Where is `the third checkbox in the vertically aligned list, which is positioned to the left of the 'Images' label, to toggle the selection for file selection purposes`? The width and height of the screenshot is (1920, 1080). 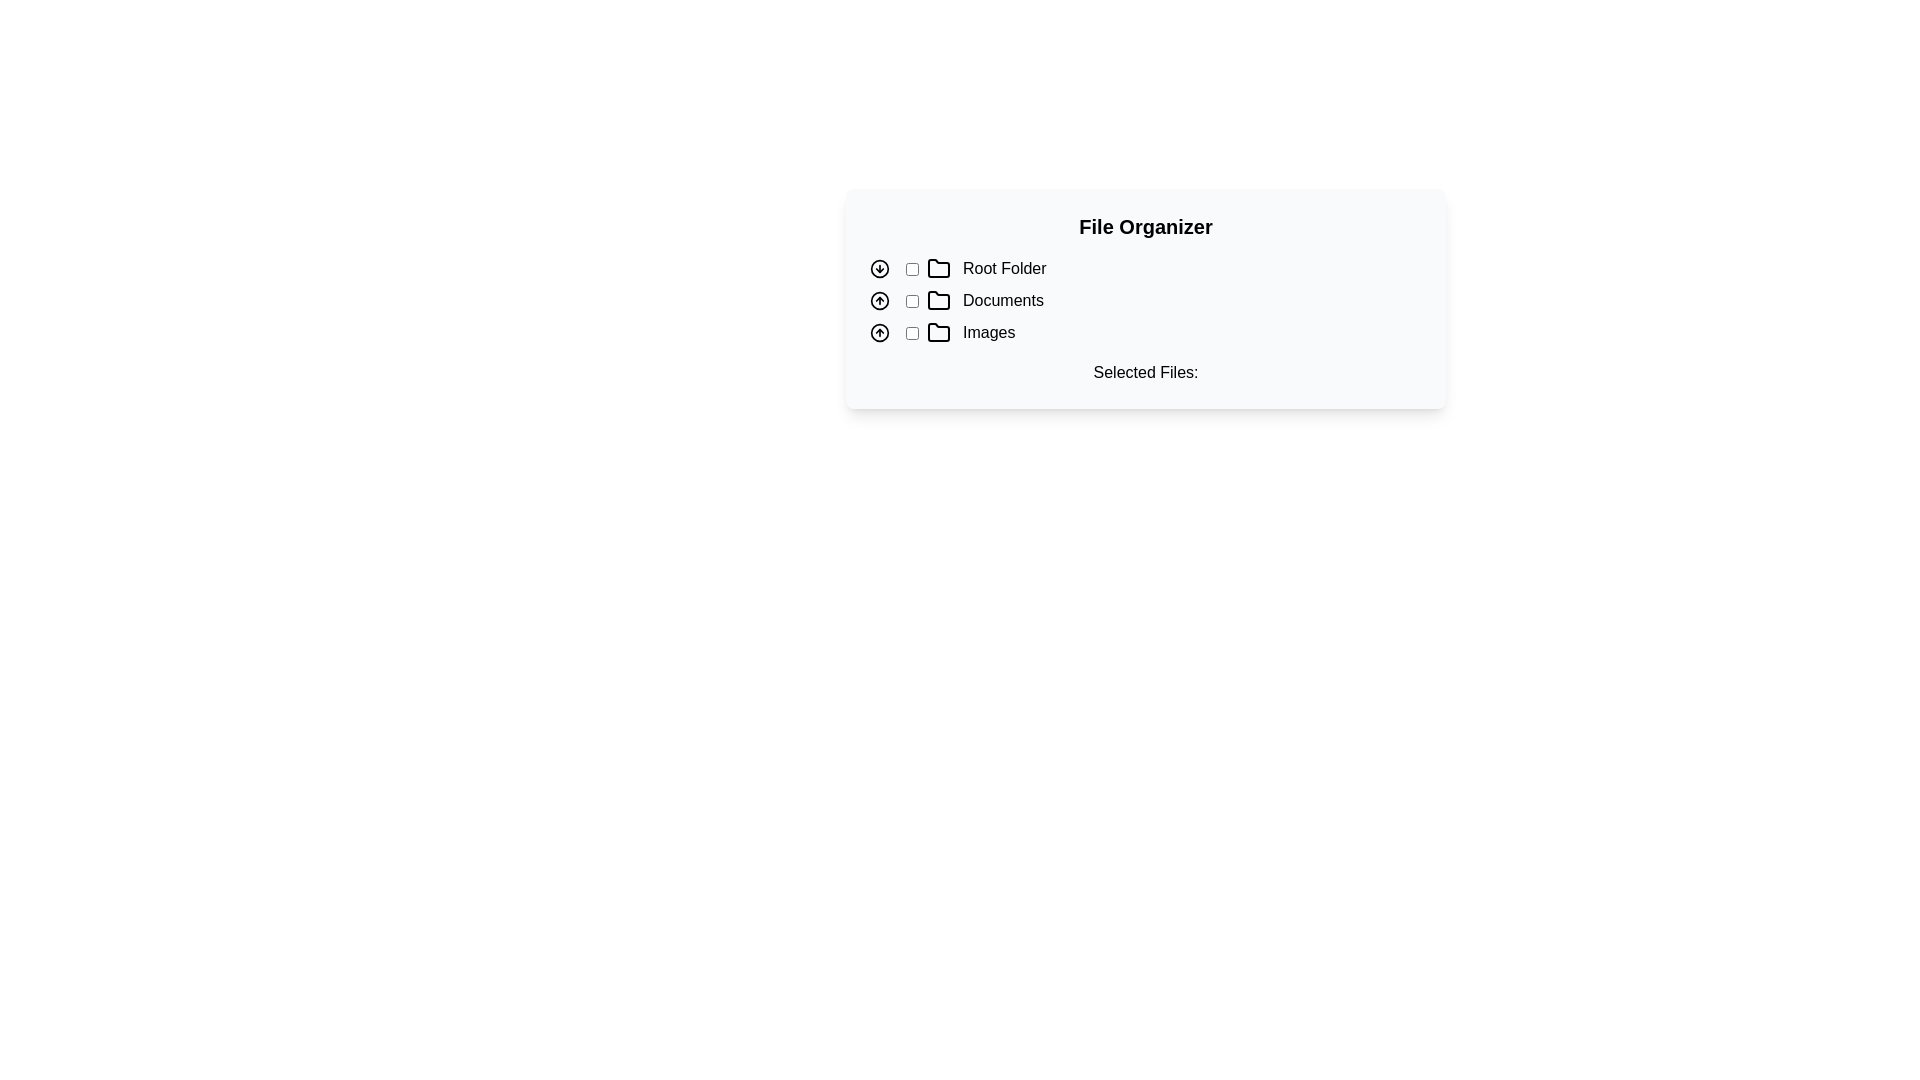
the third checkbox in the vertically aligned list, which is positioned to the left of the 'Images' label, to toggle the selection for file selection purposes is located at coordinates (911, 331).